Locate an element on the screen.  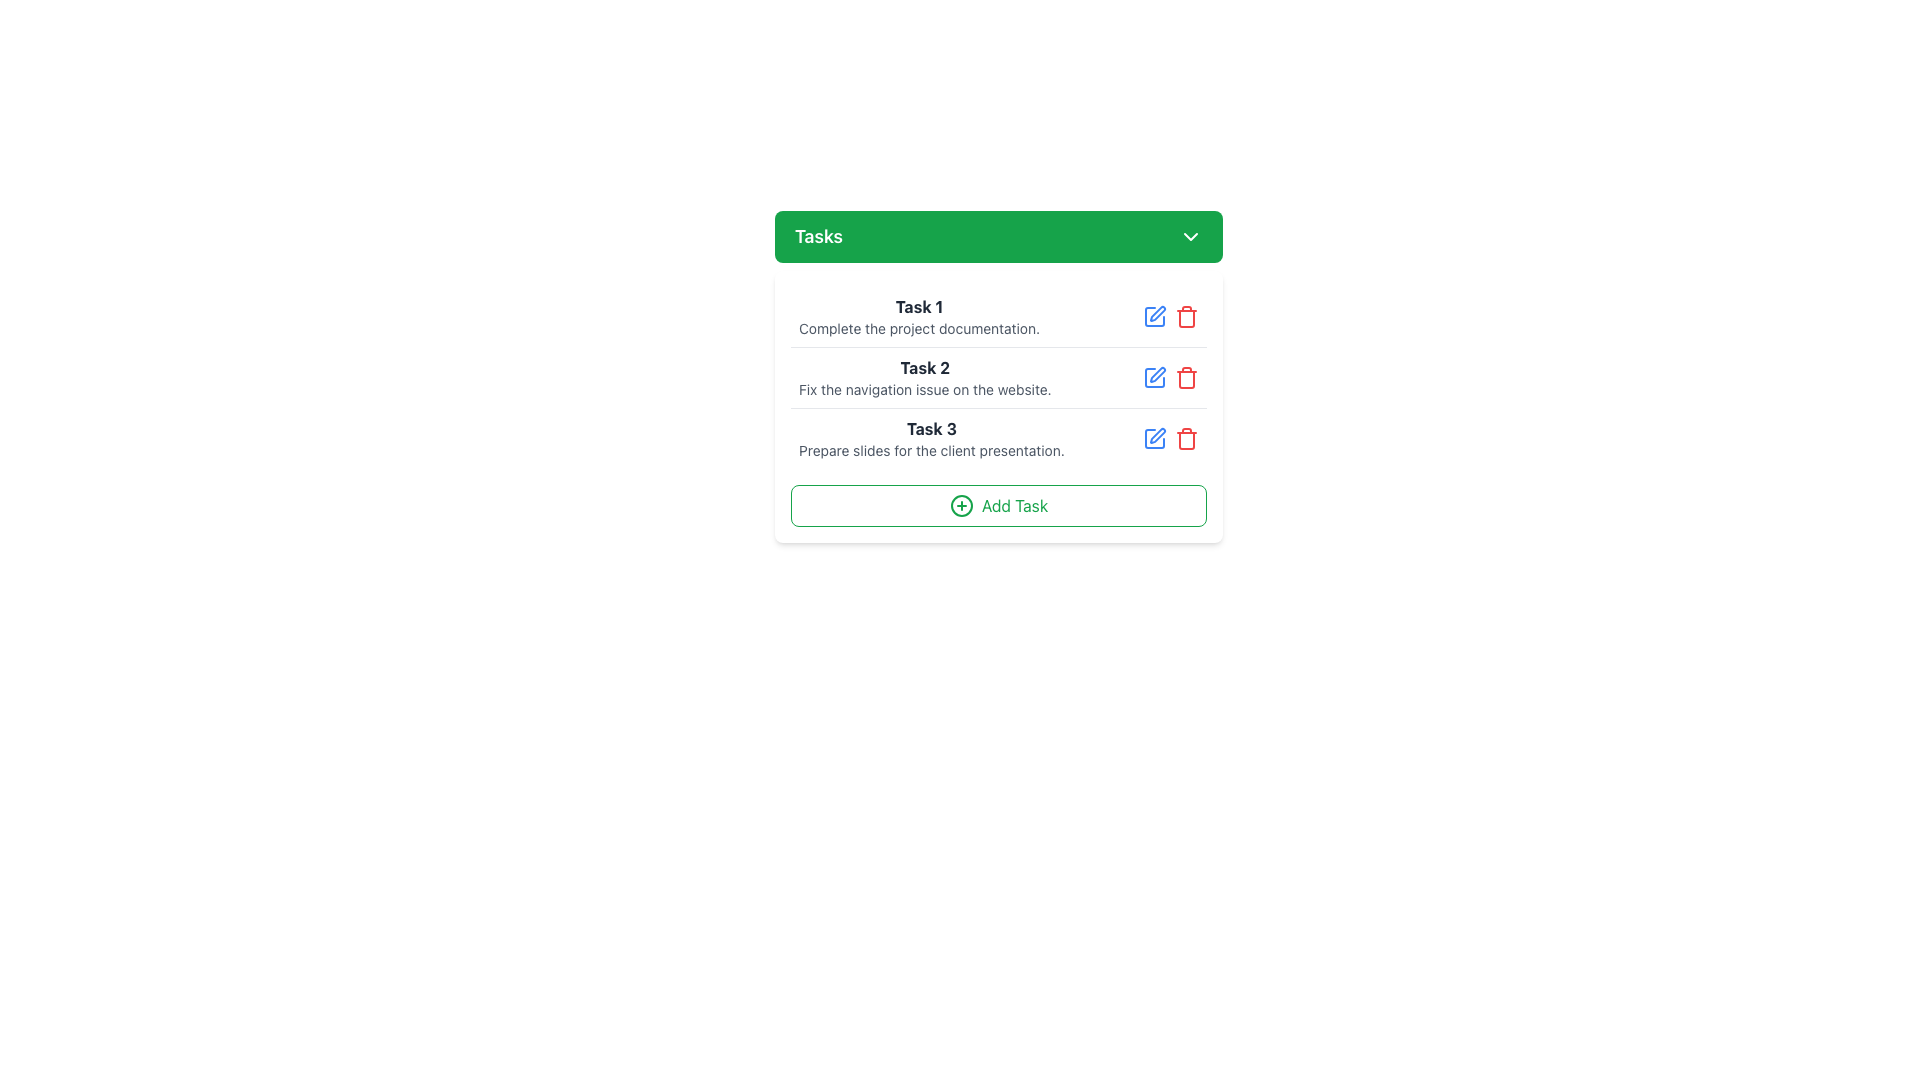
the second task's text content in the task list, which provides an overview of the task number and its description is located at coordinates (924, 378).